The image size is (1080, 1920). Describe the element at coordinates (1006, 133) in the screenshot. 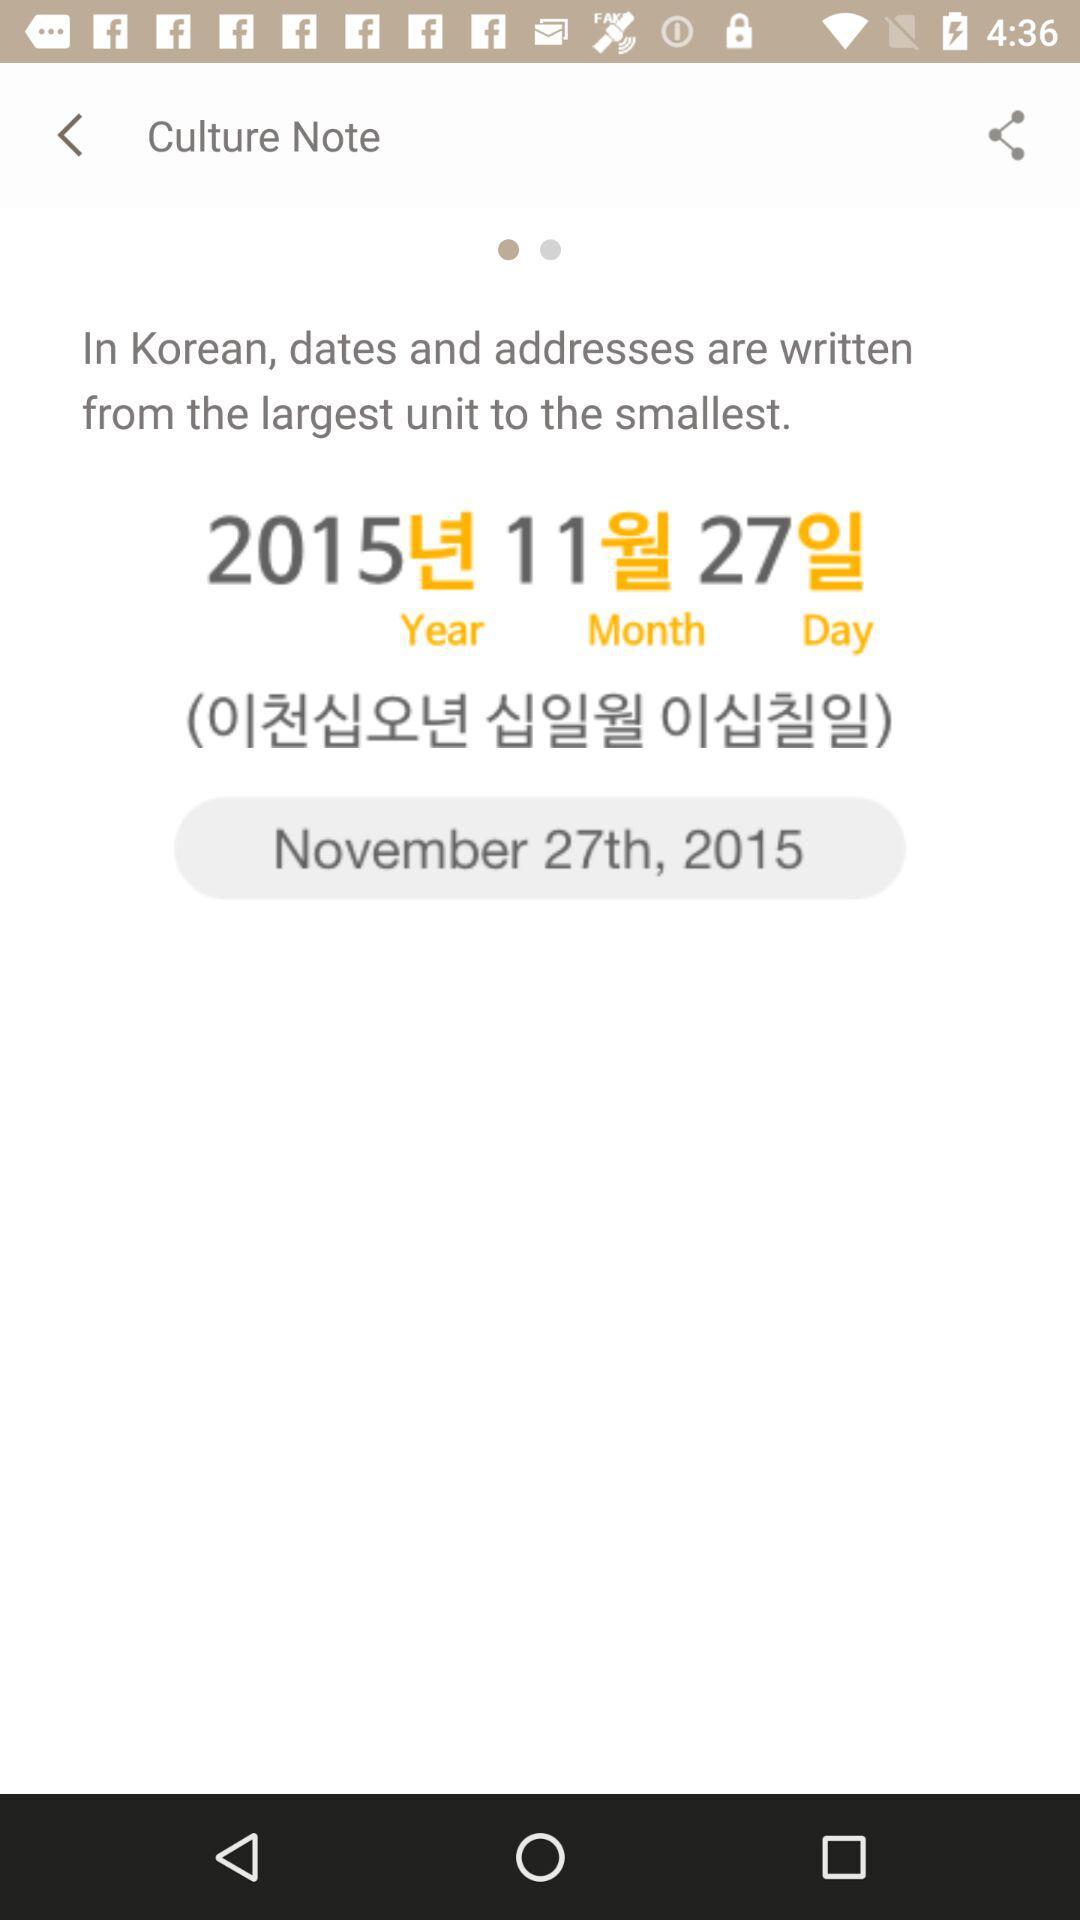

I see `the share icon` at that location.